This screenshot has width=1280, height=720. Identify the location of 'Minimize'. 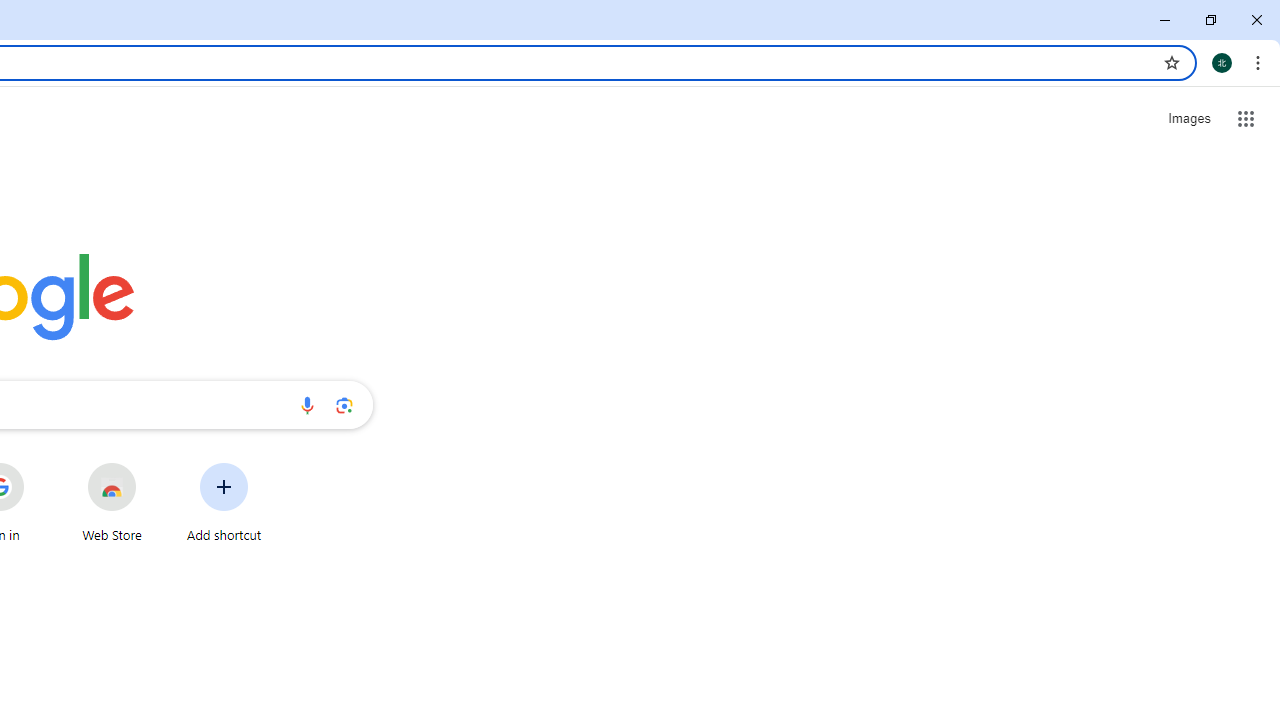
(1165, 20).